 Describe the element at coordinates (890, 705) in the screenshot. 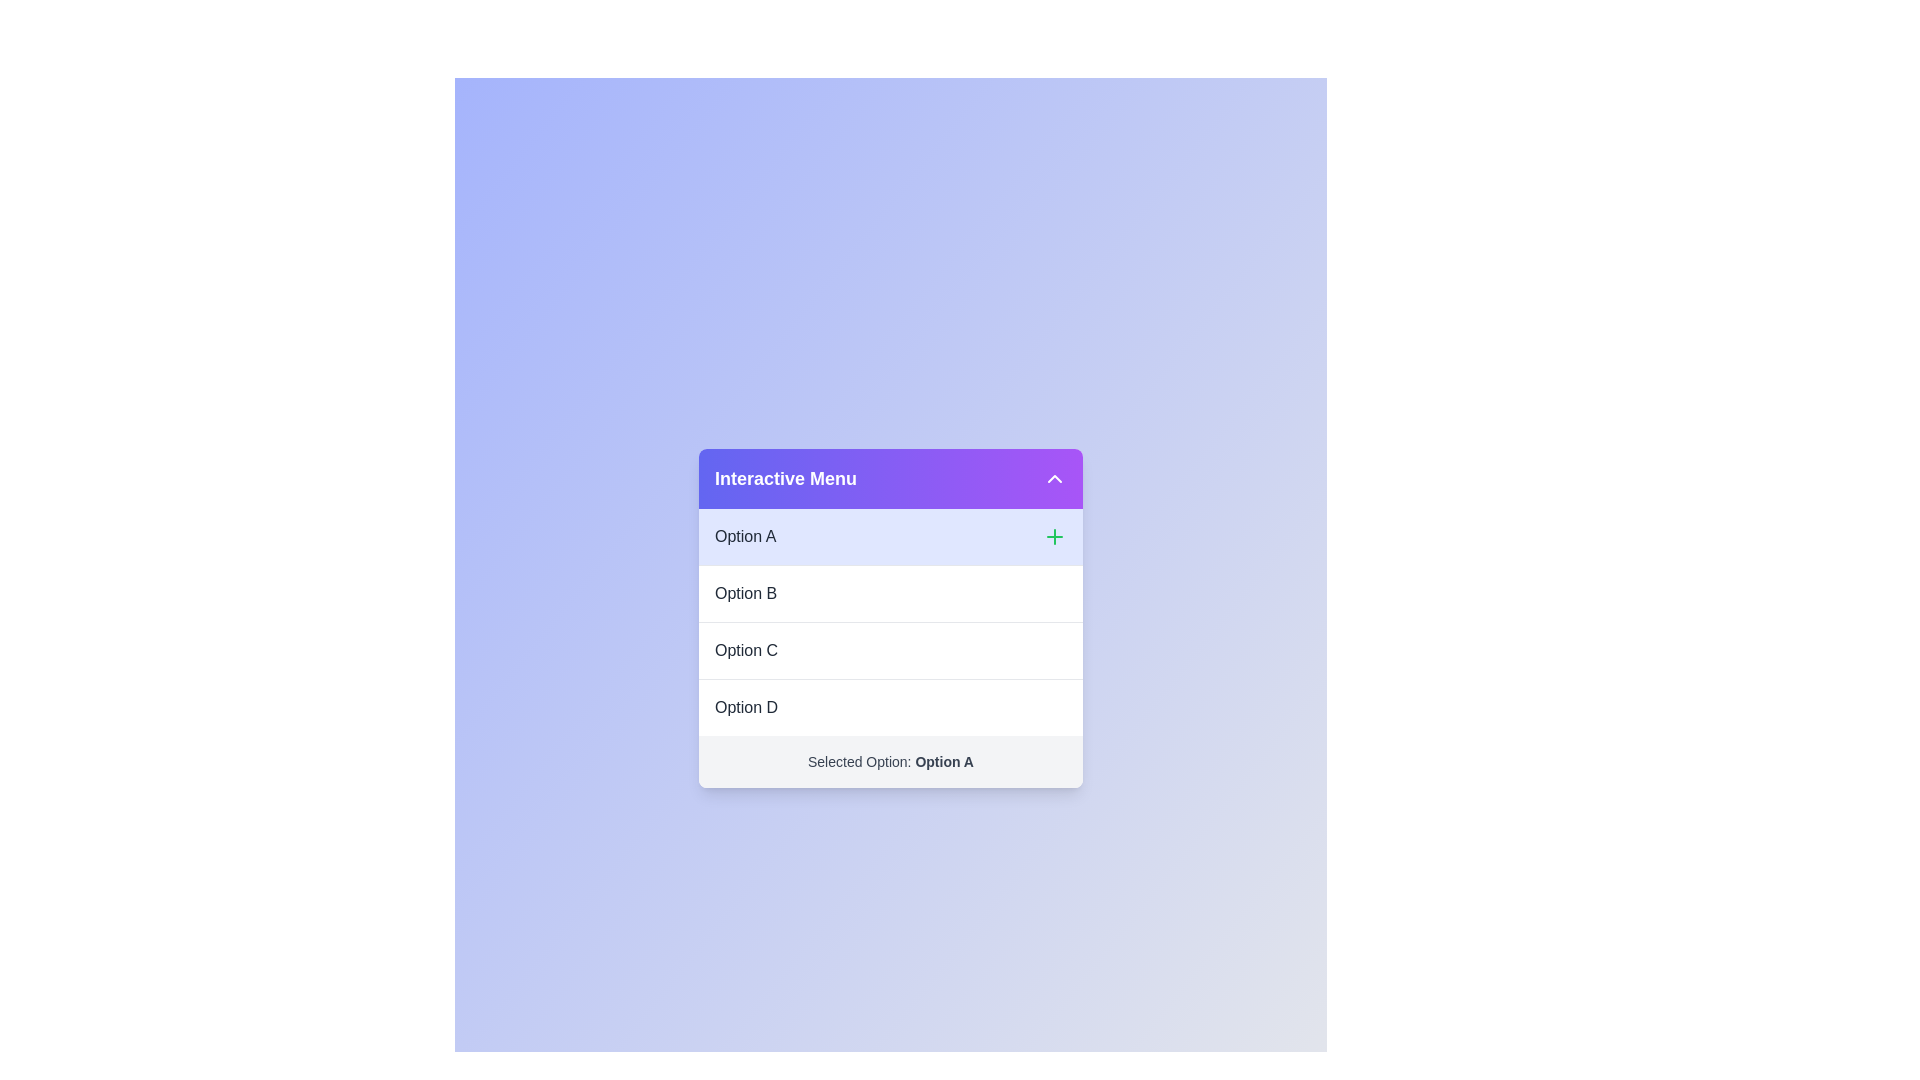

I see `the option Option D from the menu` at that location.